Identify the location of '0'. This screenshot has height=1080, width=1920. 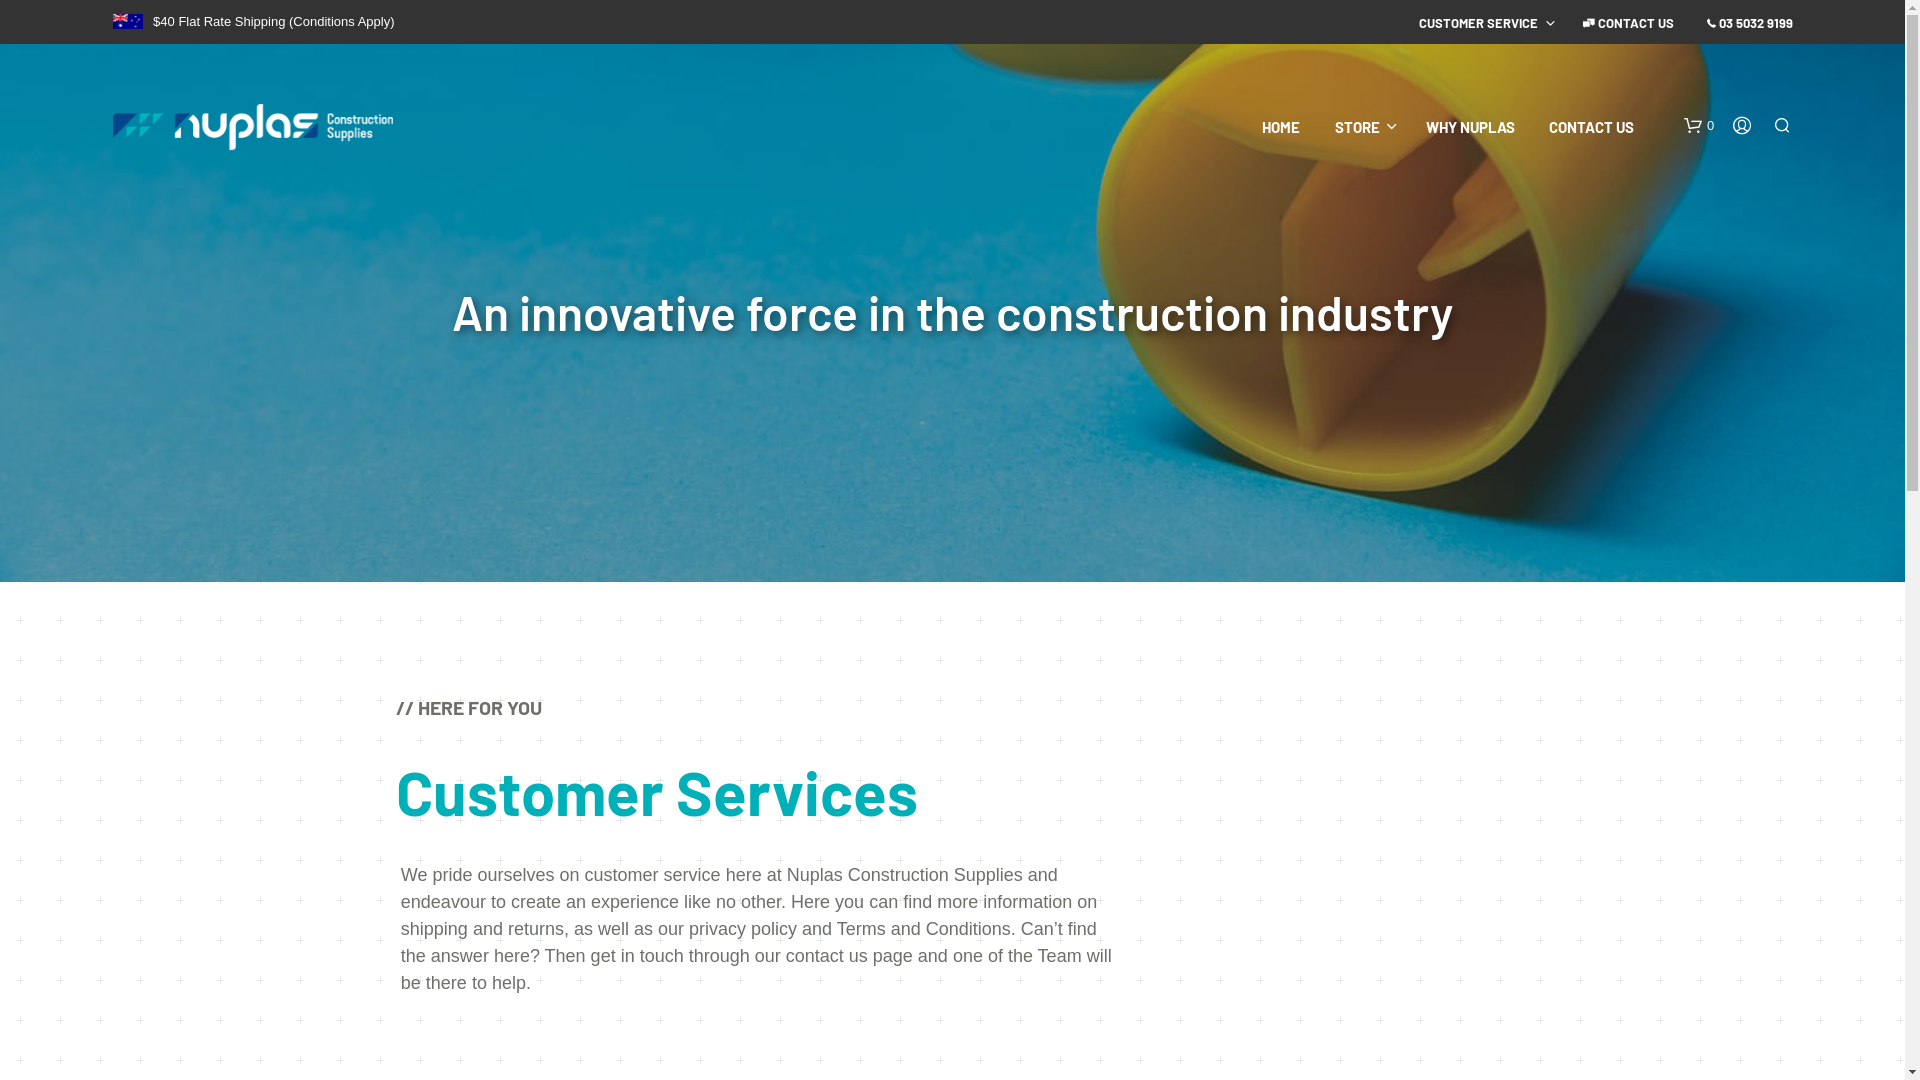
(1683, 126).